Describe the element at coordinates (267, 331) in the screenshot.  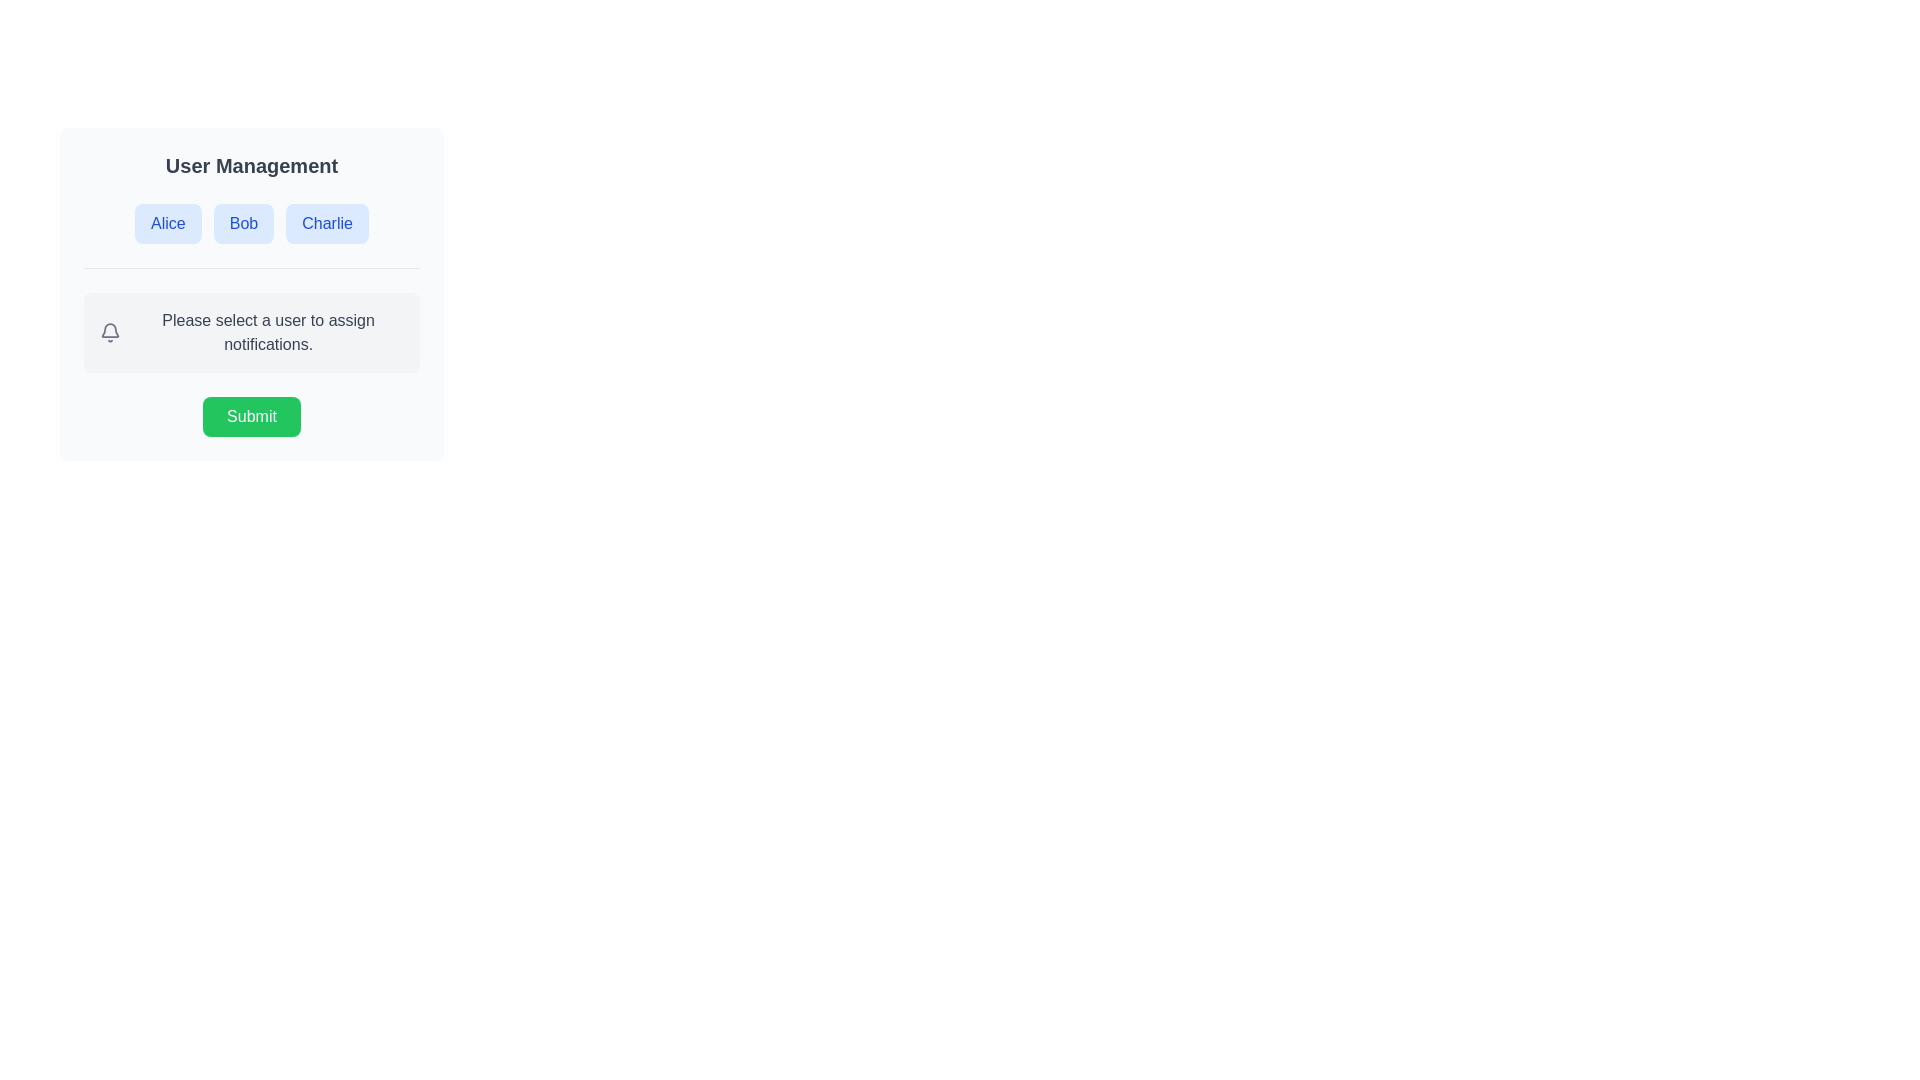
I see `the Text Label that instructs the user to select a user for notification assignment, located to the right of the bell icon in the User Management section` at that location.